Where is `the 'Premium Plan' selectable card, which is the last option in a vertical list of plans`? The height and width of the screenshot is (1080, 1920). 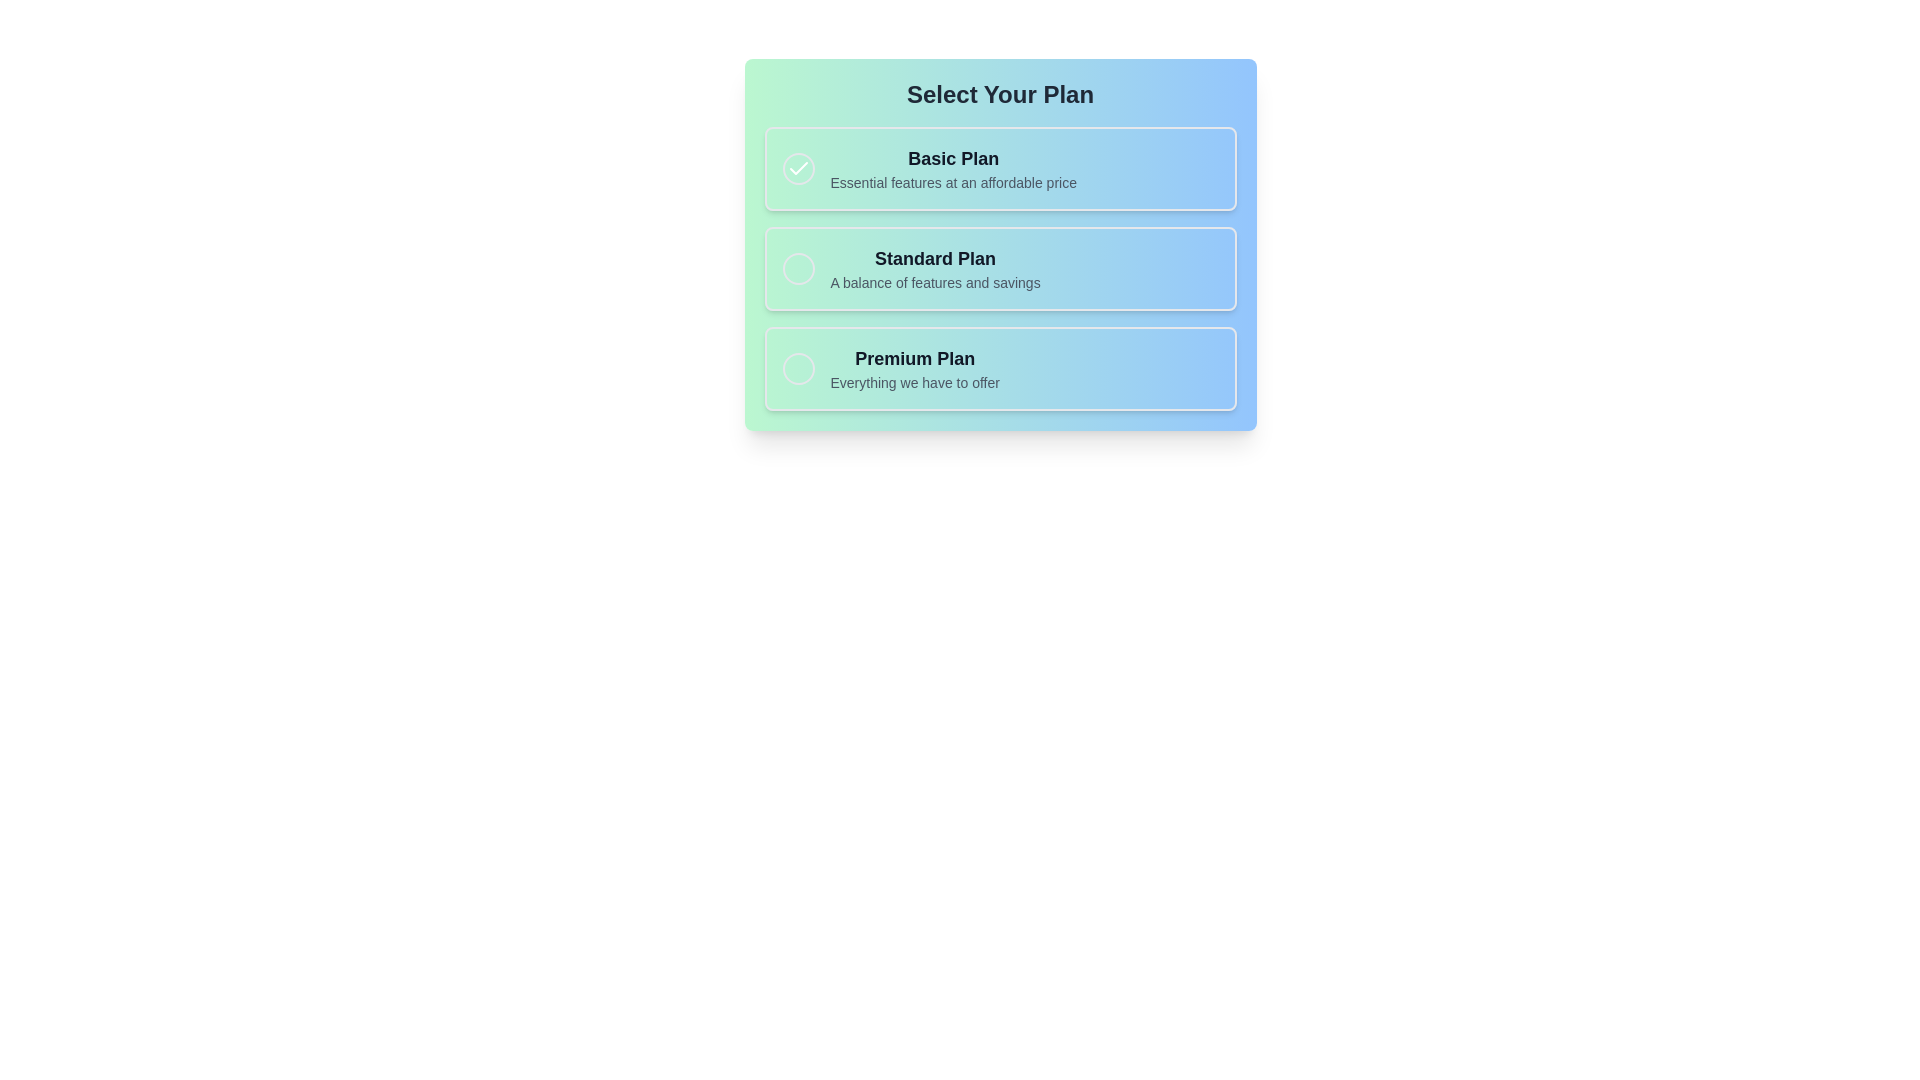 the 'Premium Plan' selectable card, which is the last option in a vertical list of plans is located at coordinates (1000, 369).